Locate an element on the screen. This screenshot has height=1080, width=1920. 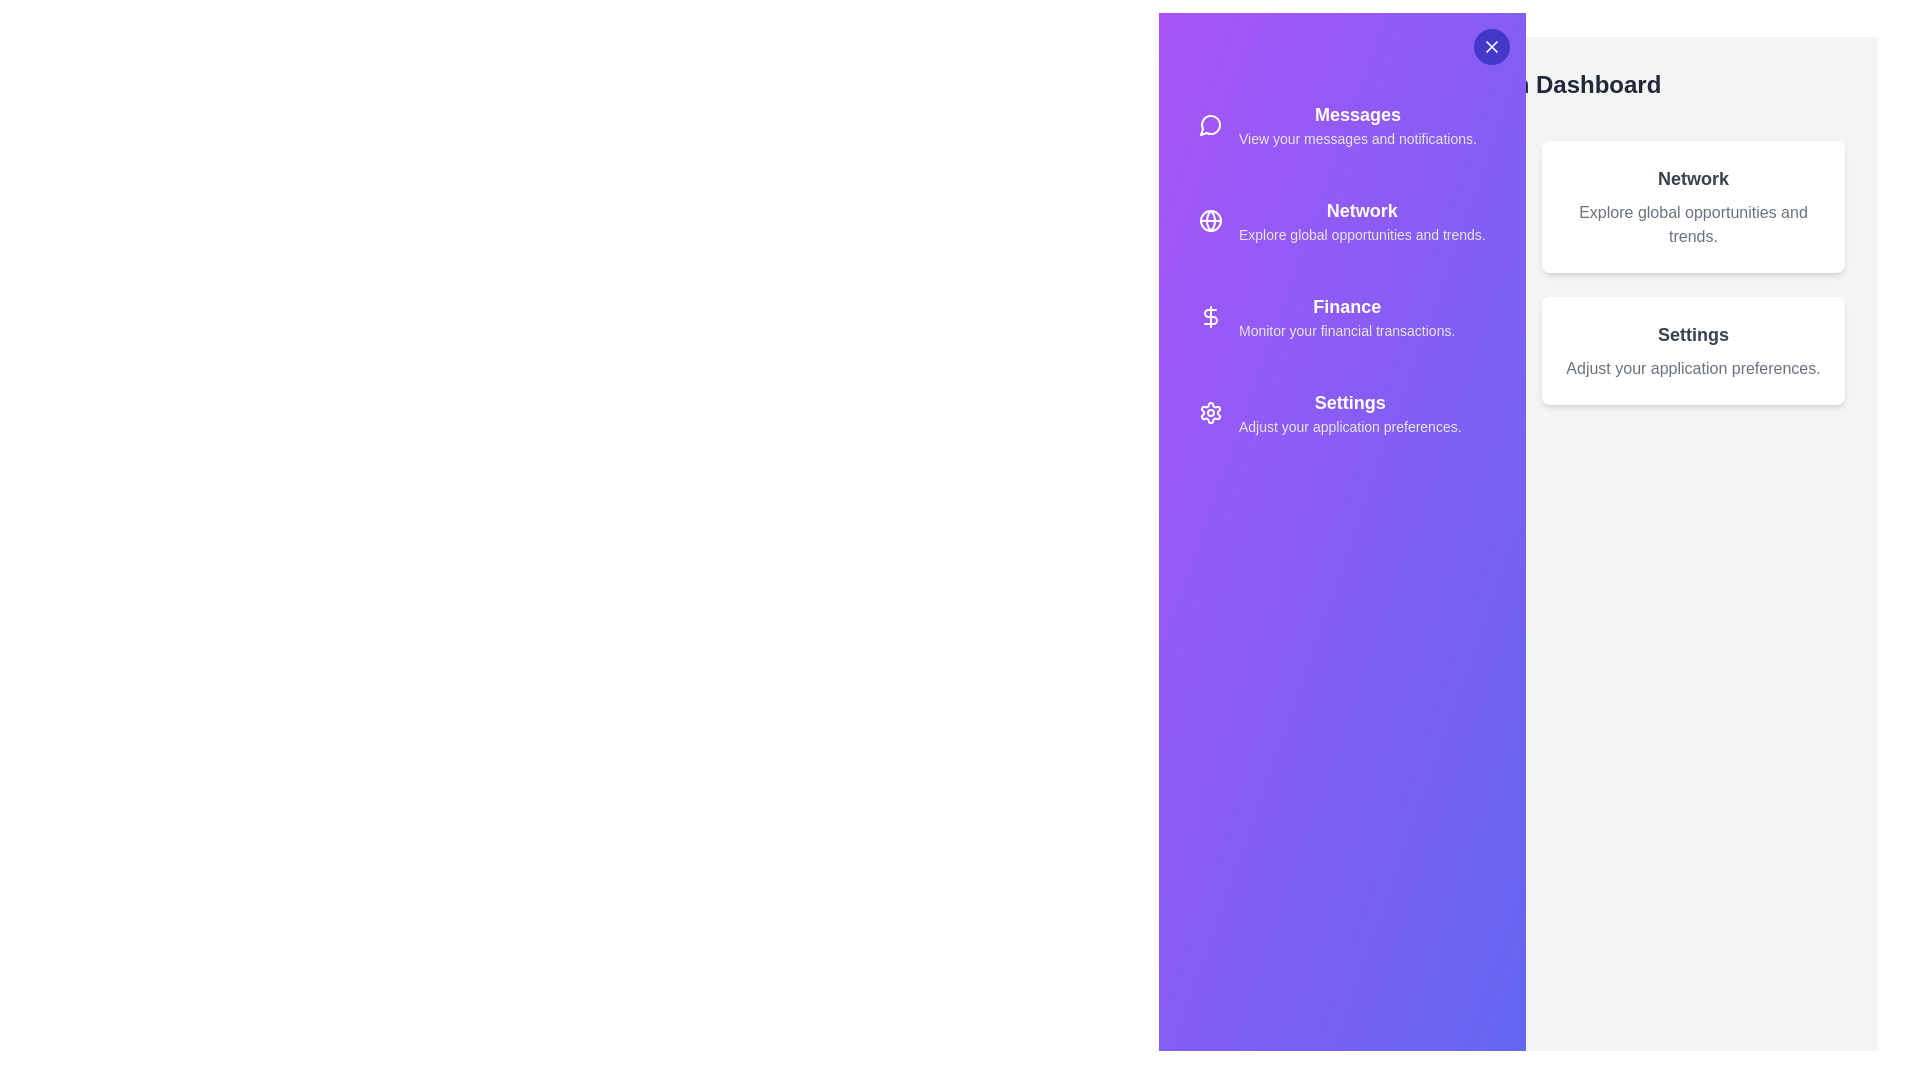
the sidebar option Finance is located at coordinates (1342, 315).